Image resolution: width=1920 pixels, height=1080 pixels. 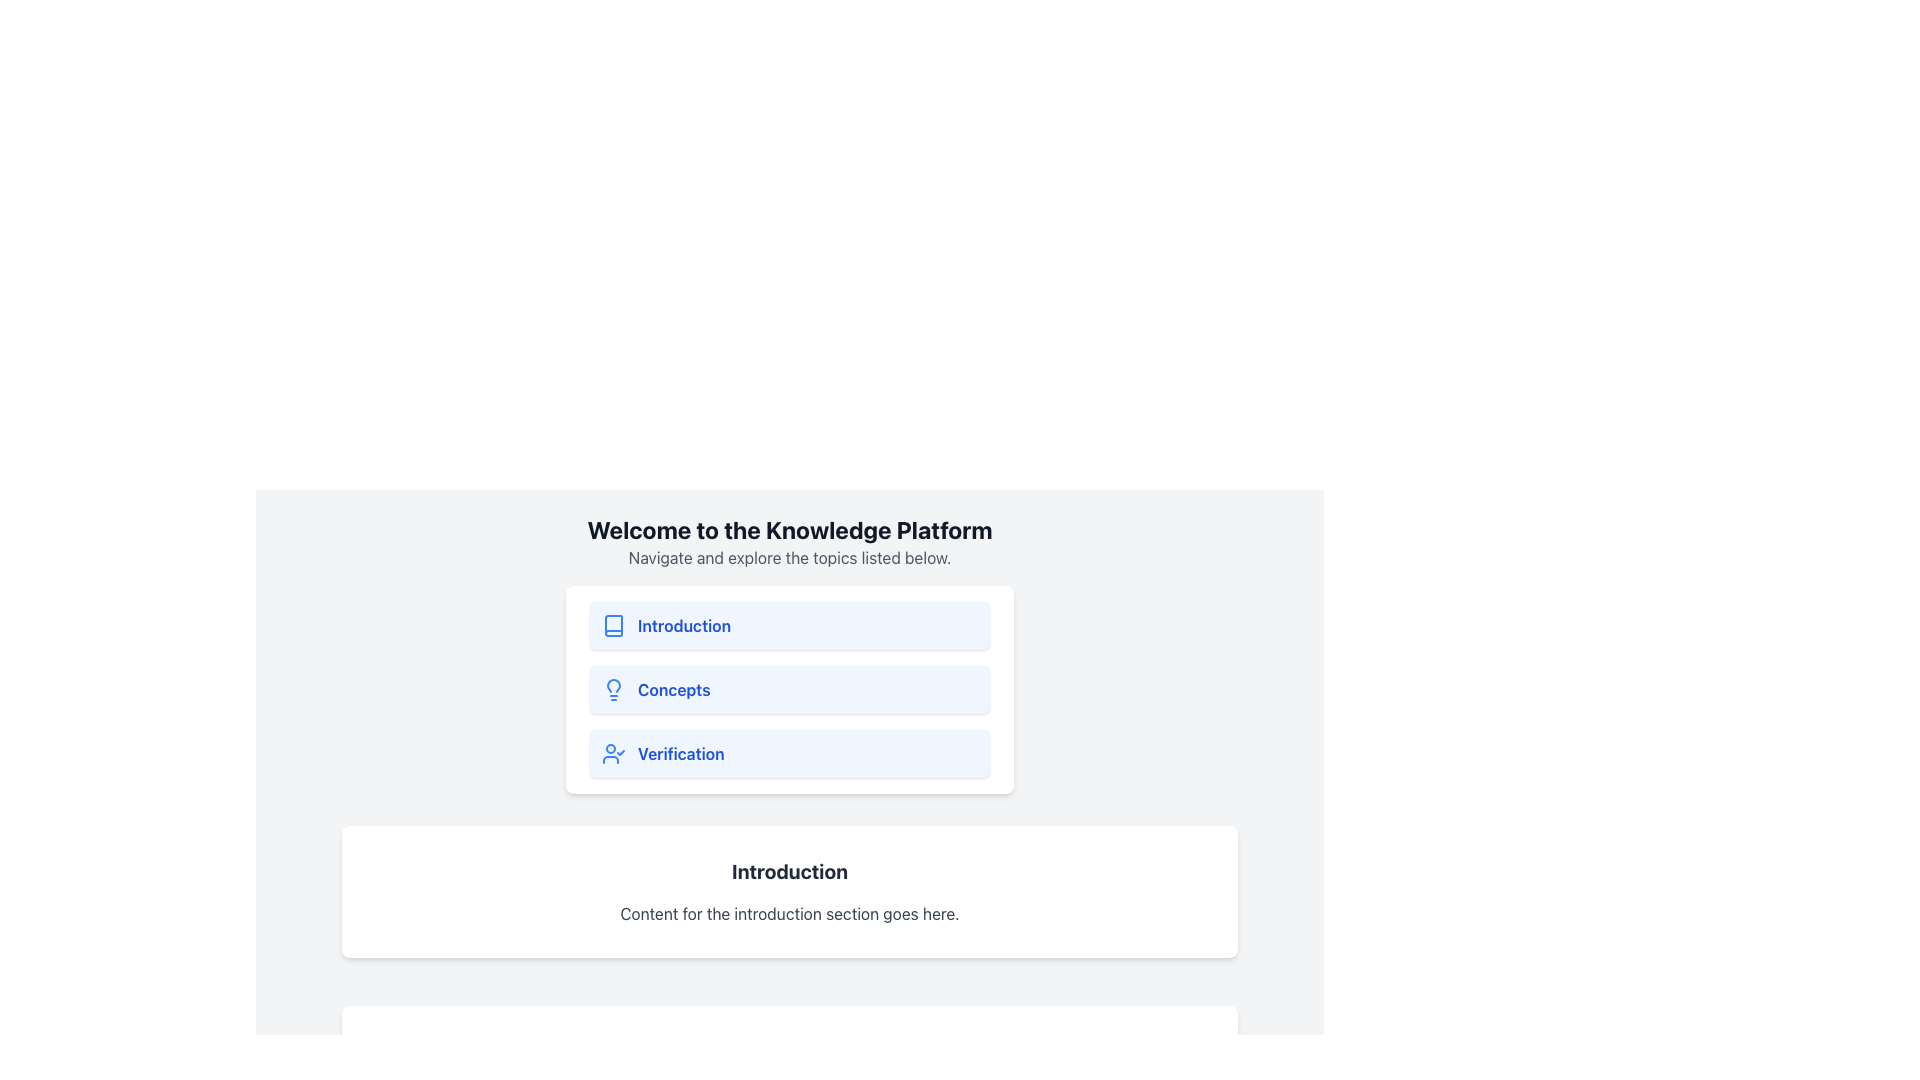 What do you see at coordinates (789, 914) in the screenshot?
I see `the descriptive text display located below the 'Introduction' header, which provides an overview for that section` at bounding box center [789, 914].